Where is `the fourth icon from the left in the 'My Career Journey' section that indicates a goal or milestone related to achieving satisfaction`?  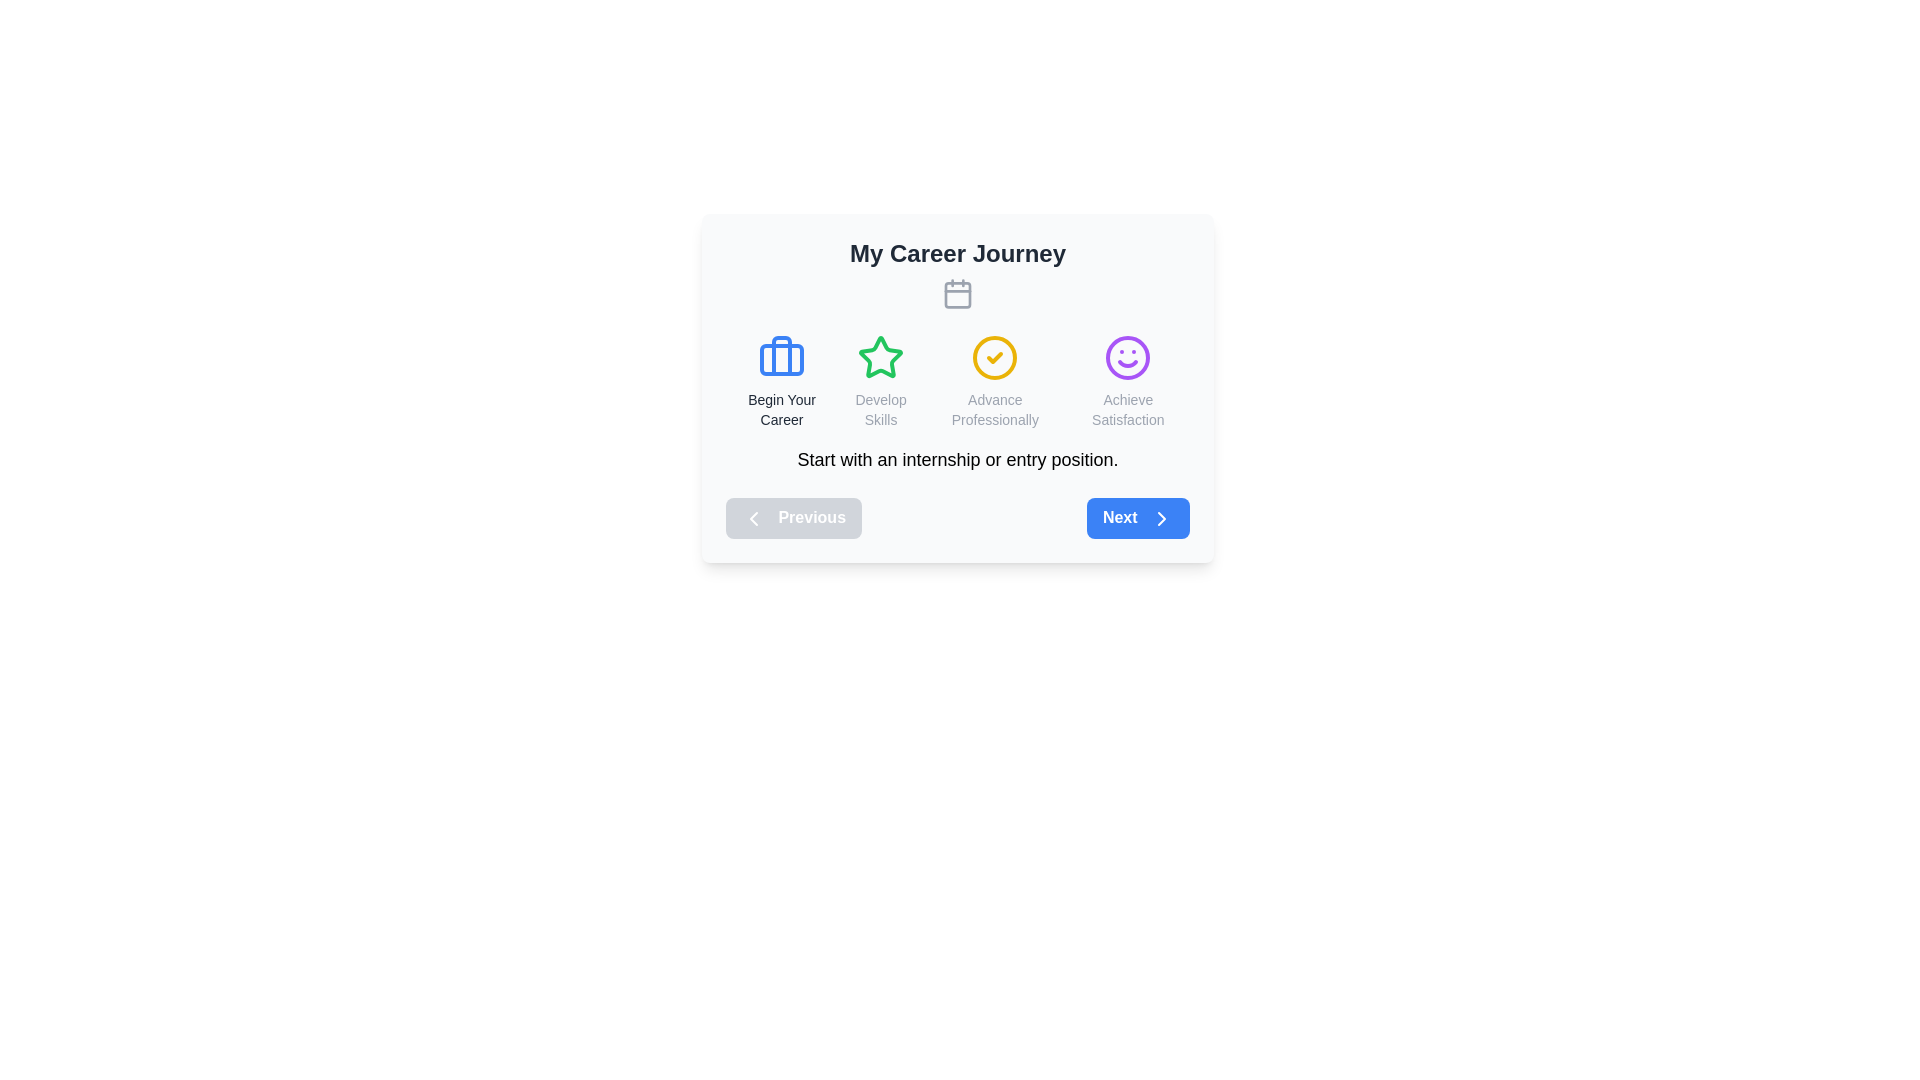 the fourth icon from the left in the 'My Career Journey' section that indicates a goal or milestone related to achieving satisfaction is located at coordinates (1128, 381).